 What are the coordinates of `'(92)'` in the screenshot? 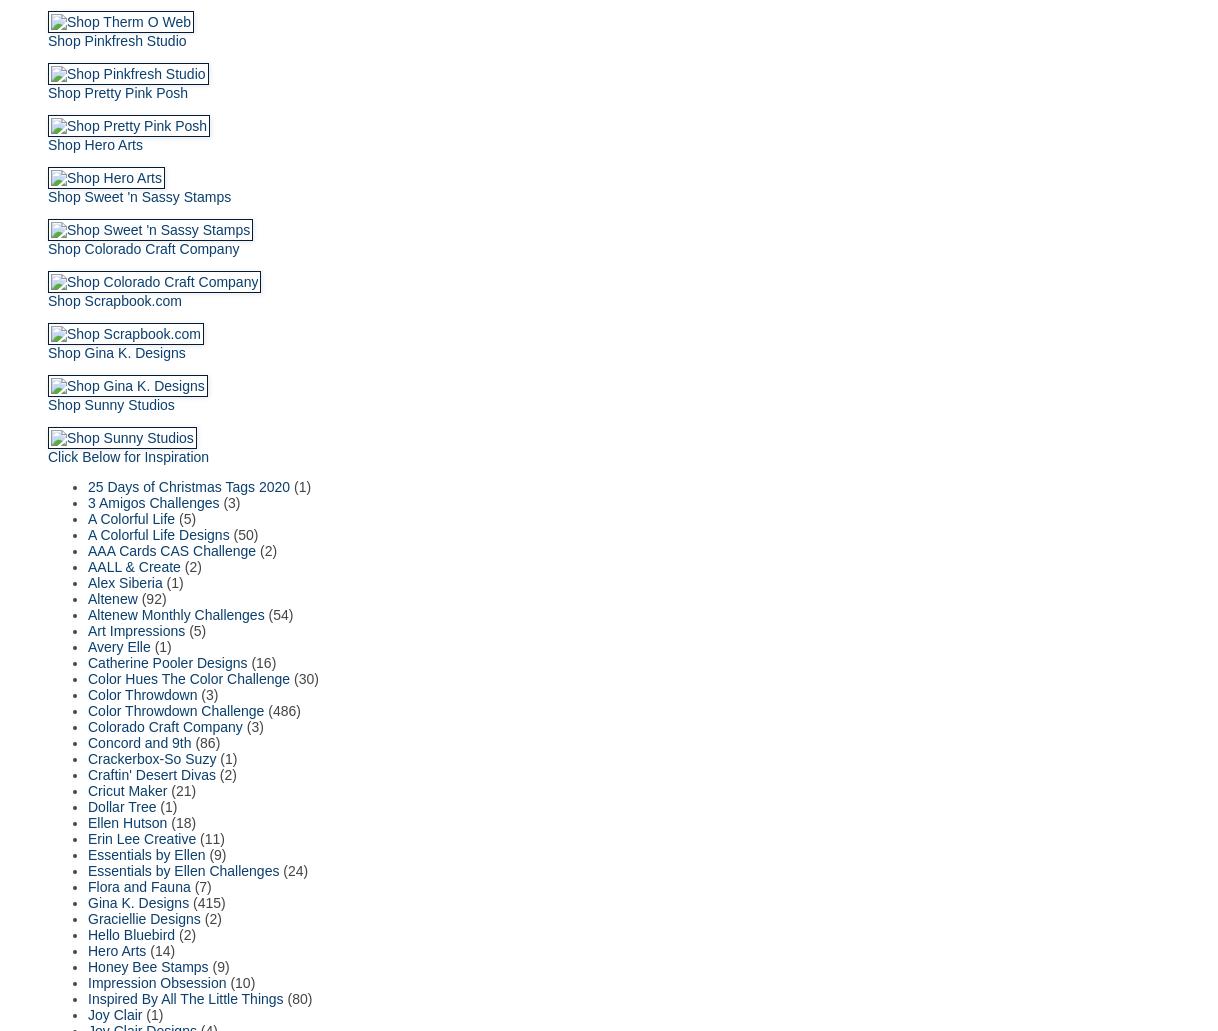 It's located at (152, 596).